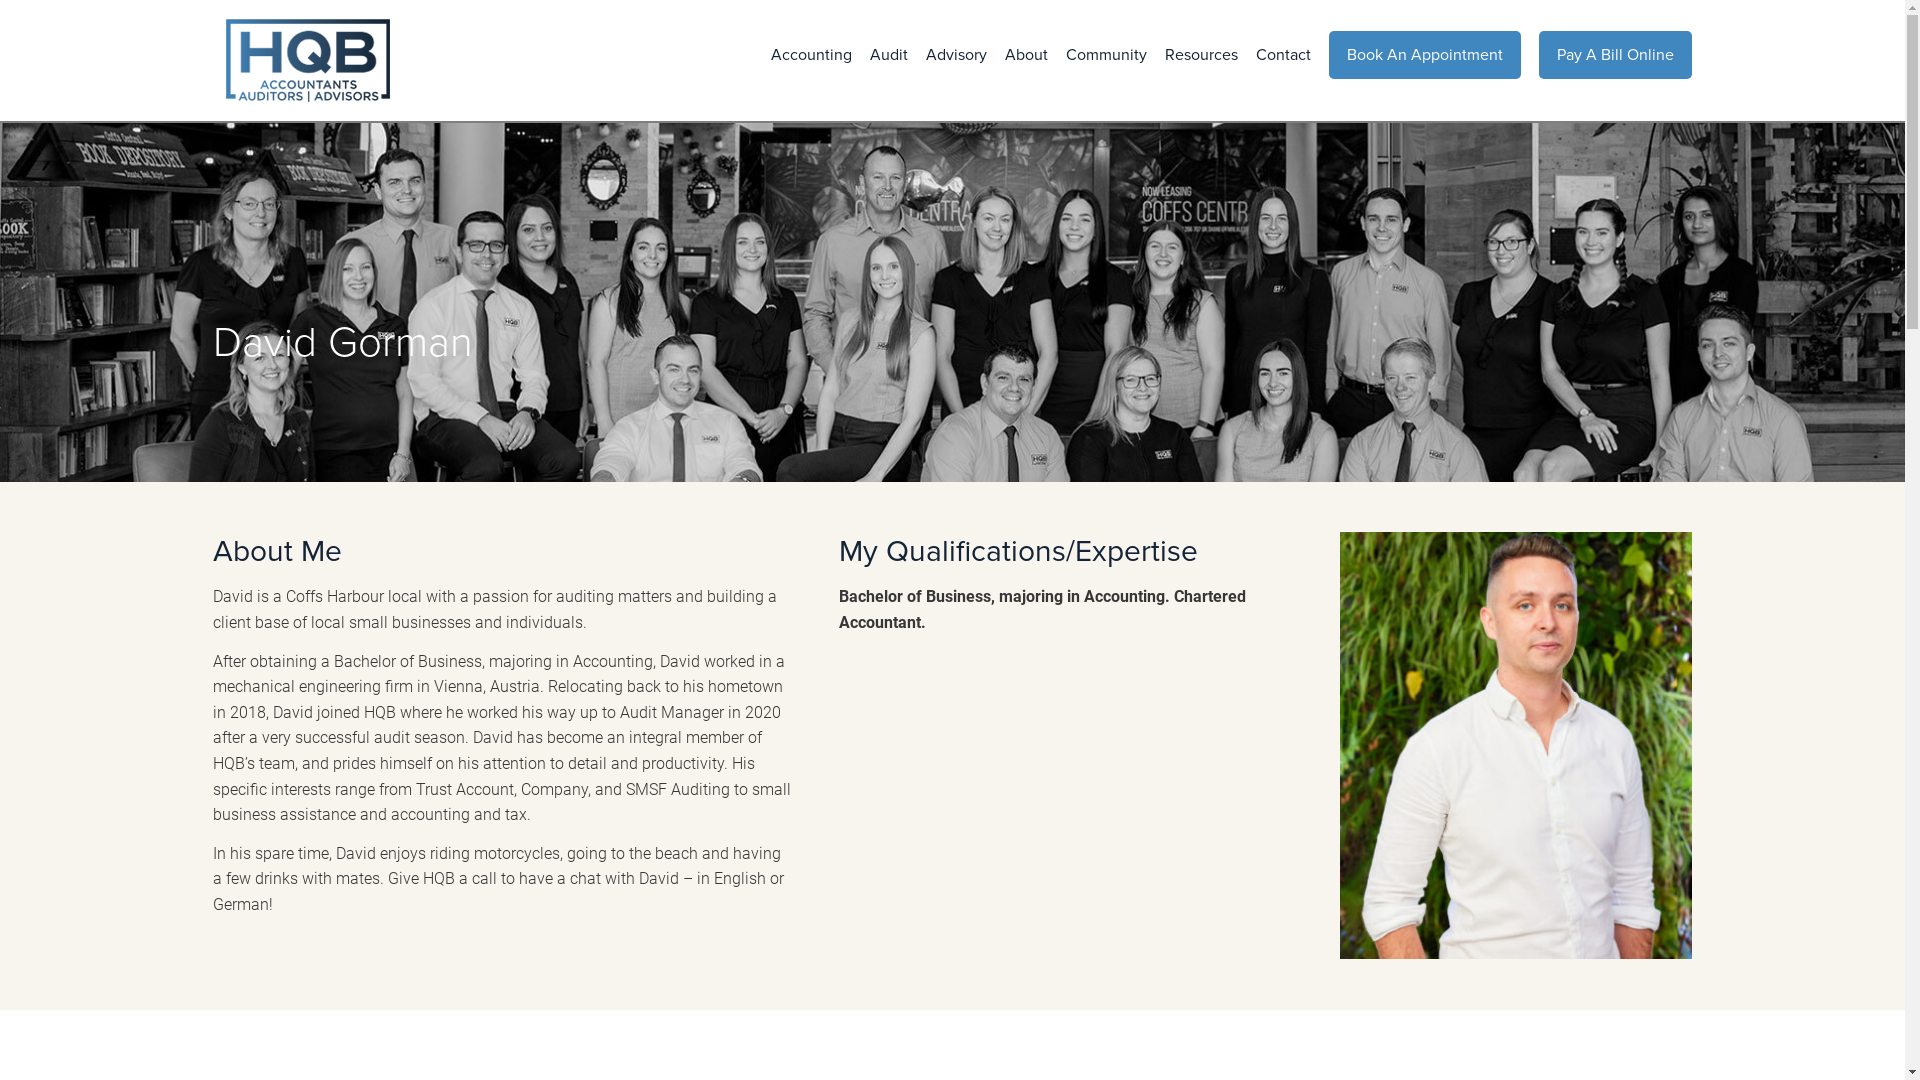 The width and height of the screenshot is (1920, 1080). I want to click on 'Accounting', so click(802, 53).